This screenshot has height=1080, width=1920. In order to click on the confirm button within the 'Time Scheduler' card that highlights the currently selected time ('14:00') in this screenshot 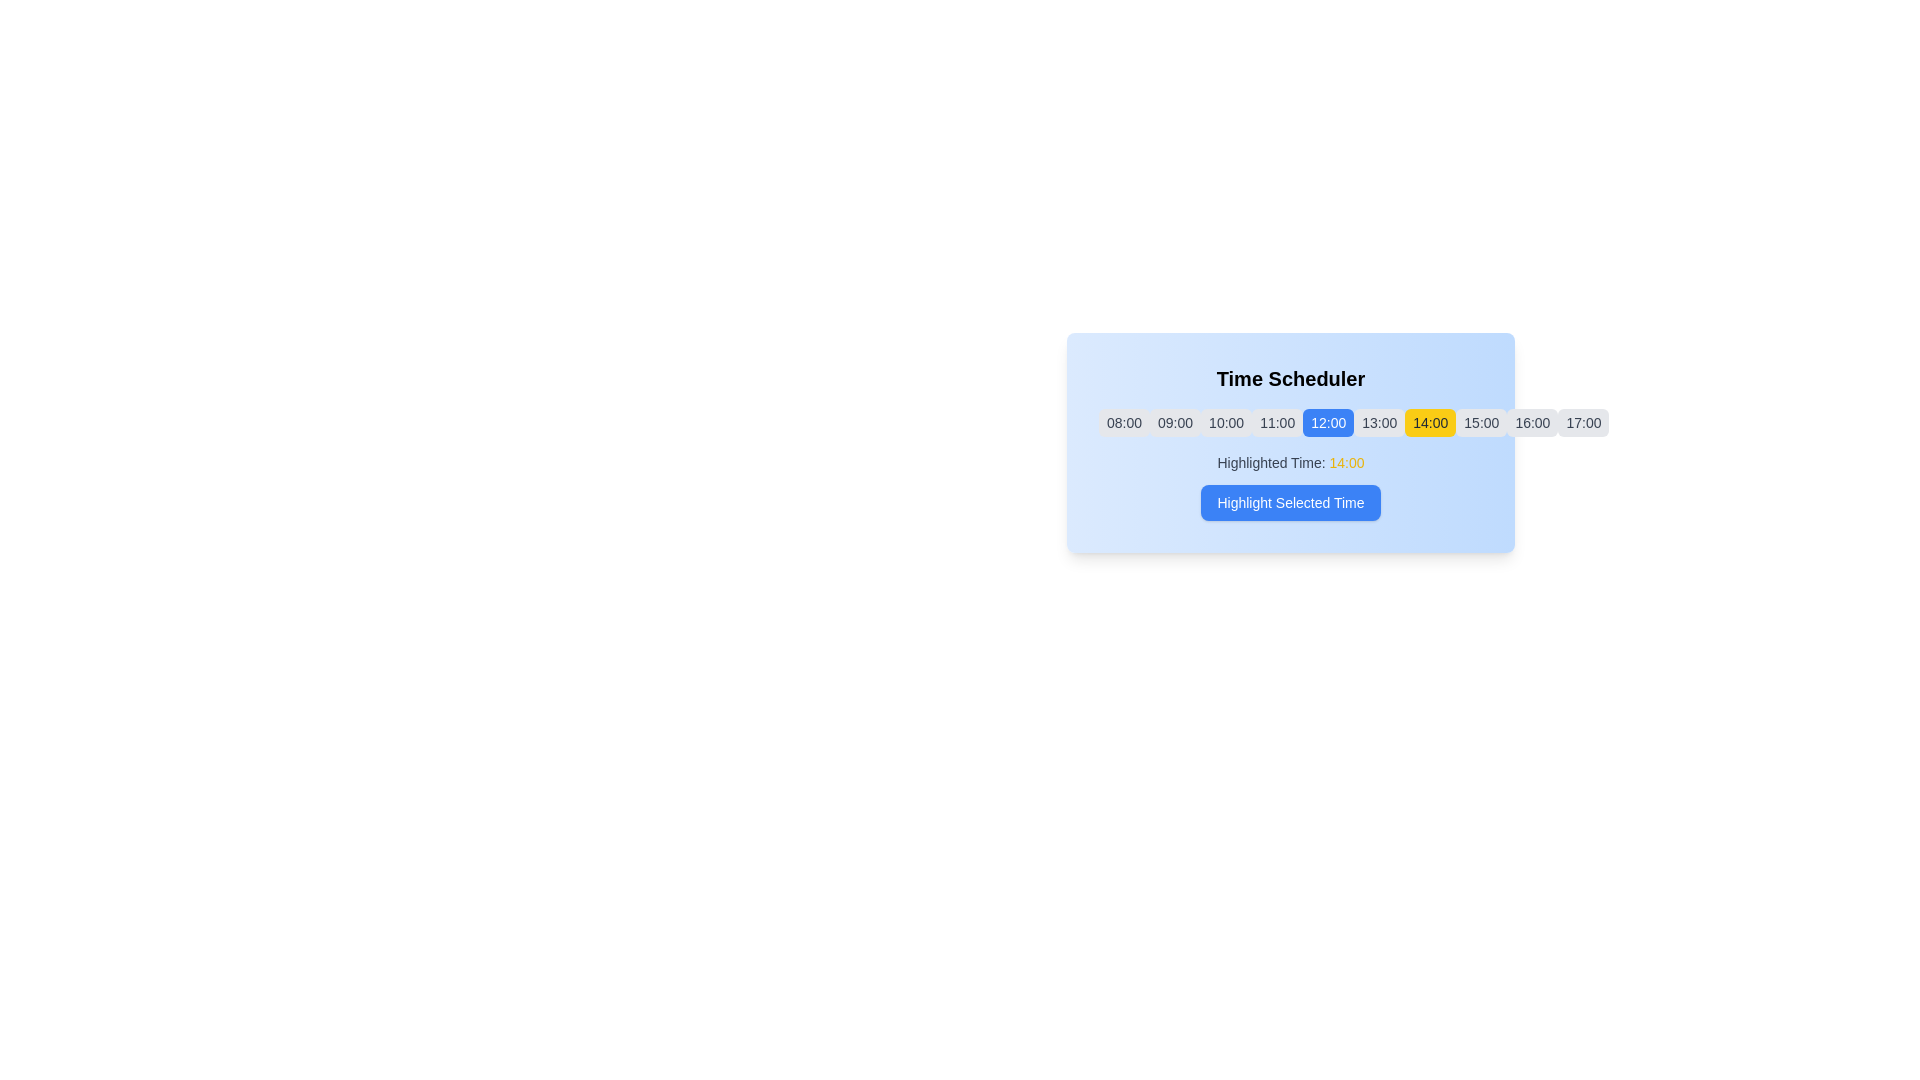, I will do `click(1291, 486)`.